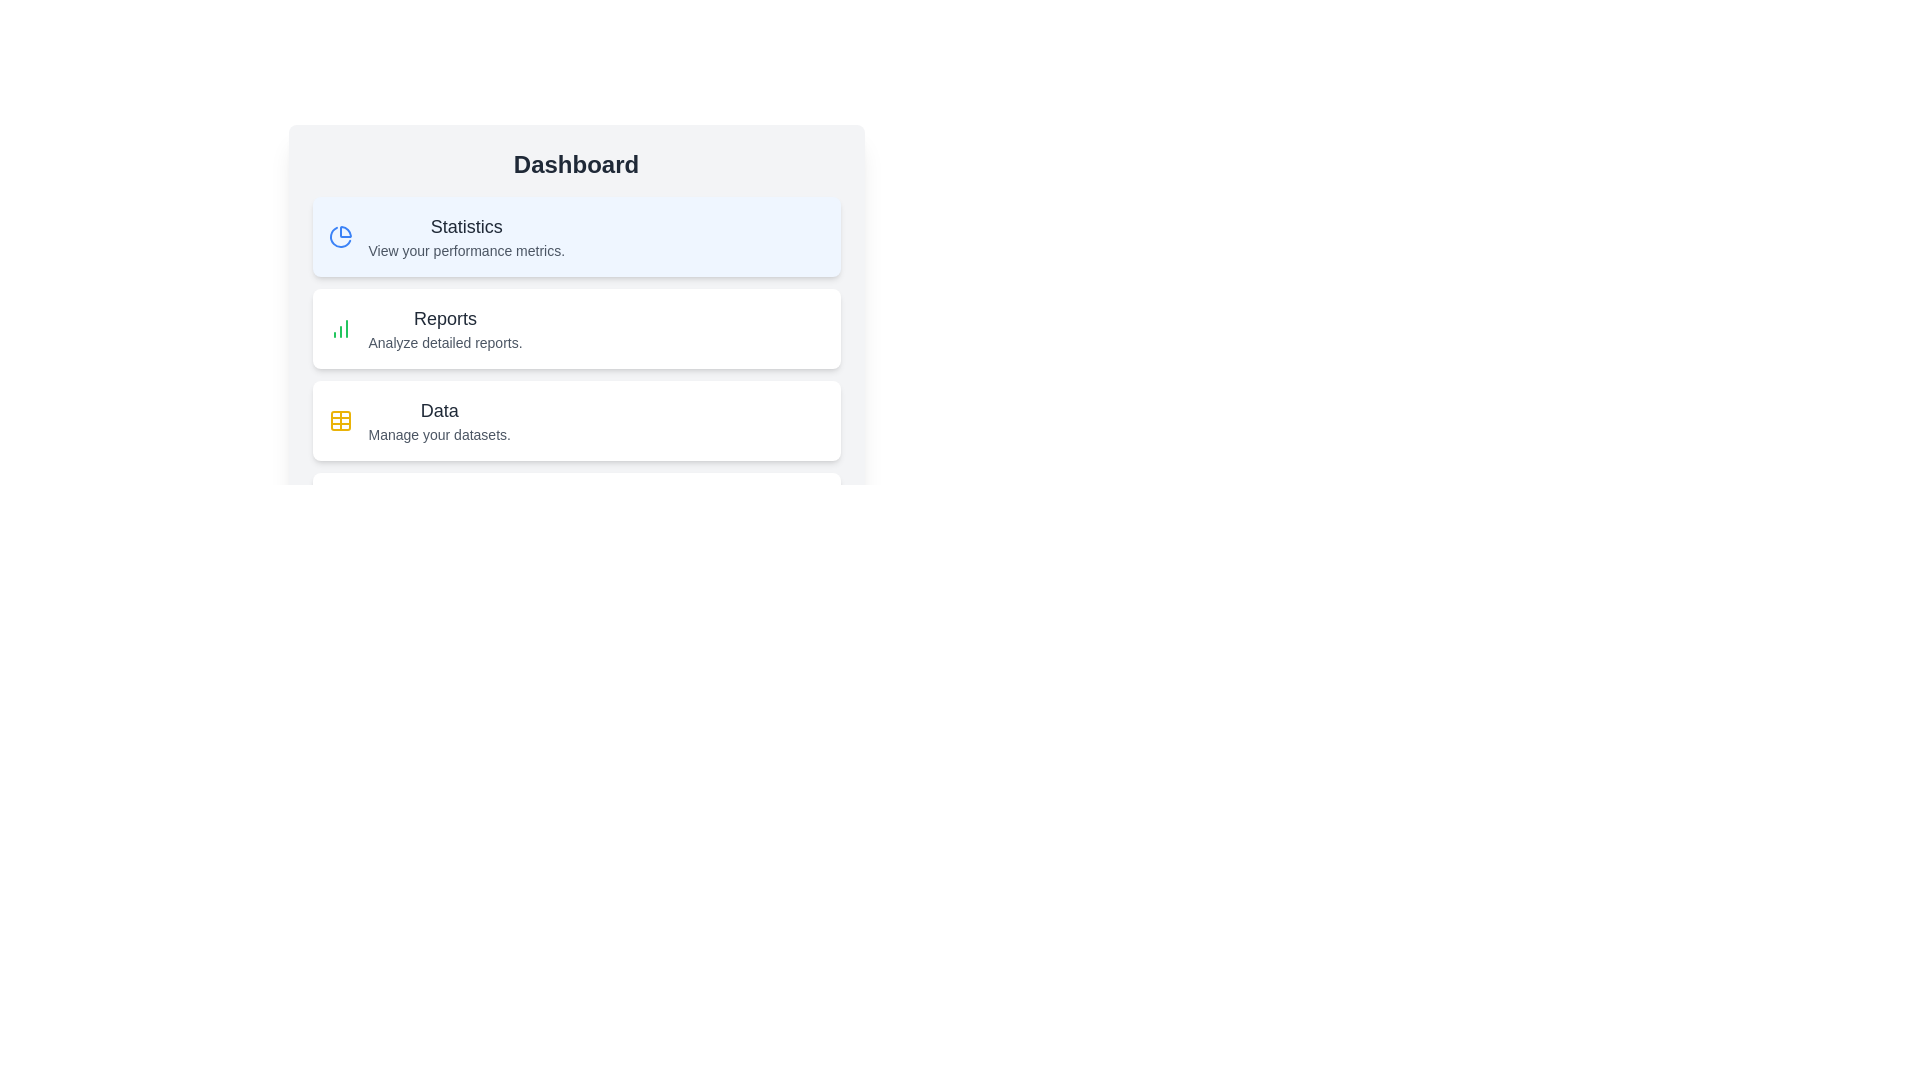 The image size is (1920, 1080). Describe the element at coordinates (575, 419) in the screenshot. I see `the section Data from the list` at that location.